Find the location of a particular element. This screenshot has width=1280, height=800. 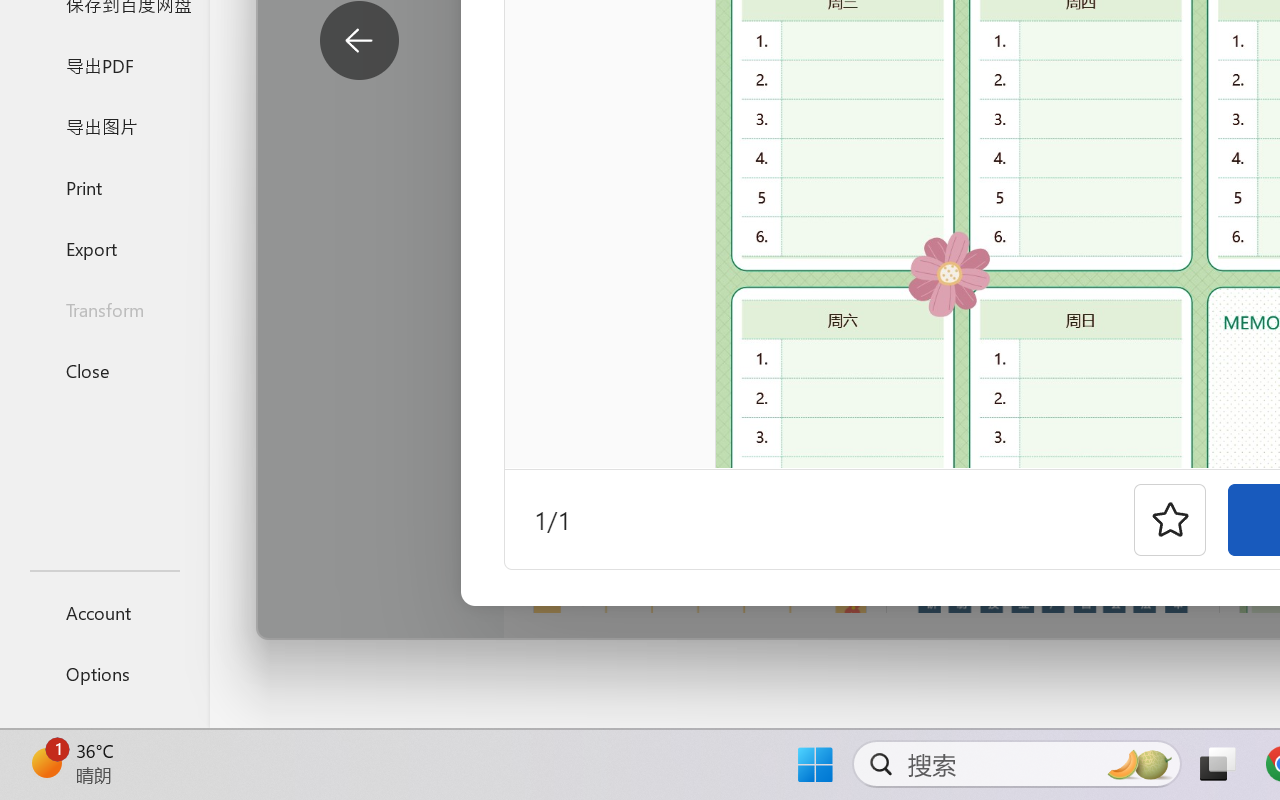

'Account' is located at coordinates (103, 612).